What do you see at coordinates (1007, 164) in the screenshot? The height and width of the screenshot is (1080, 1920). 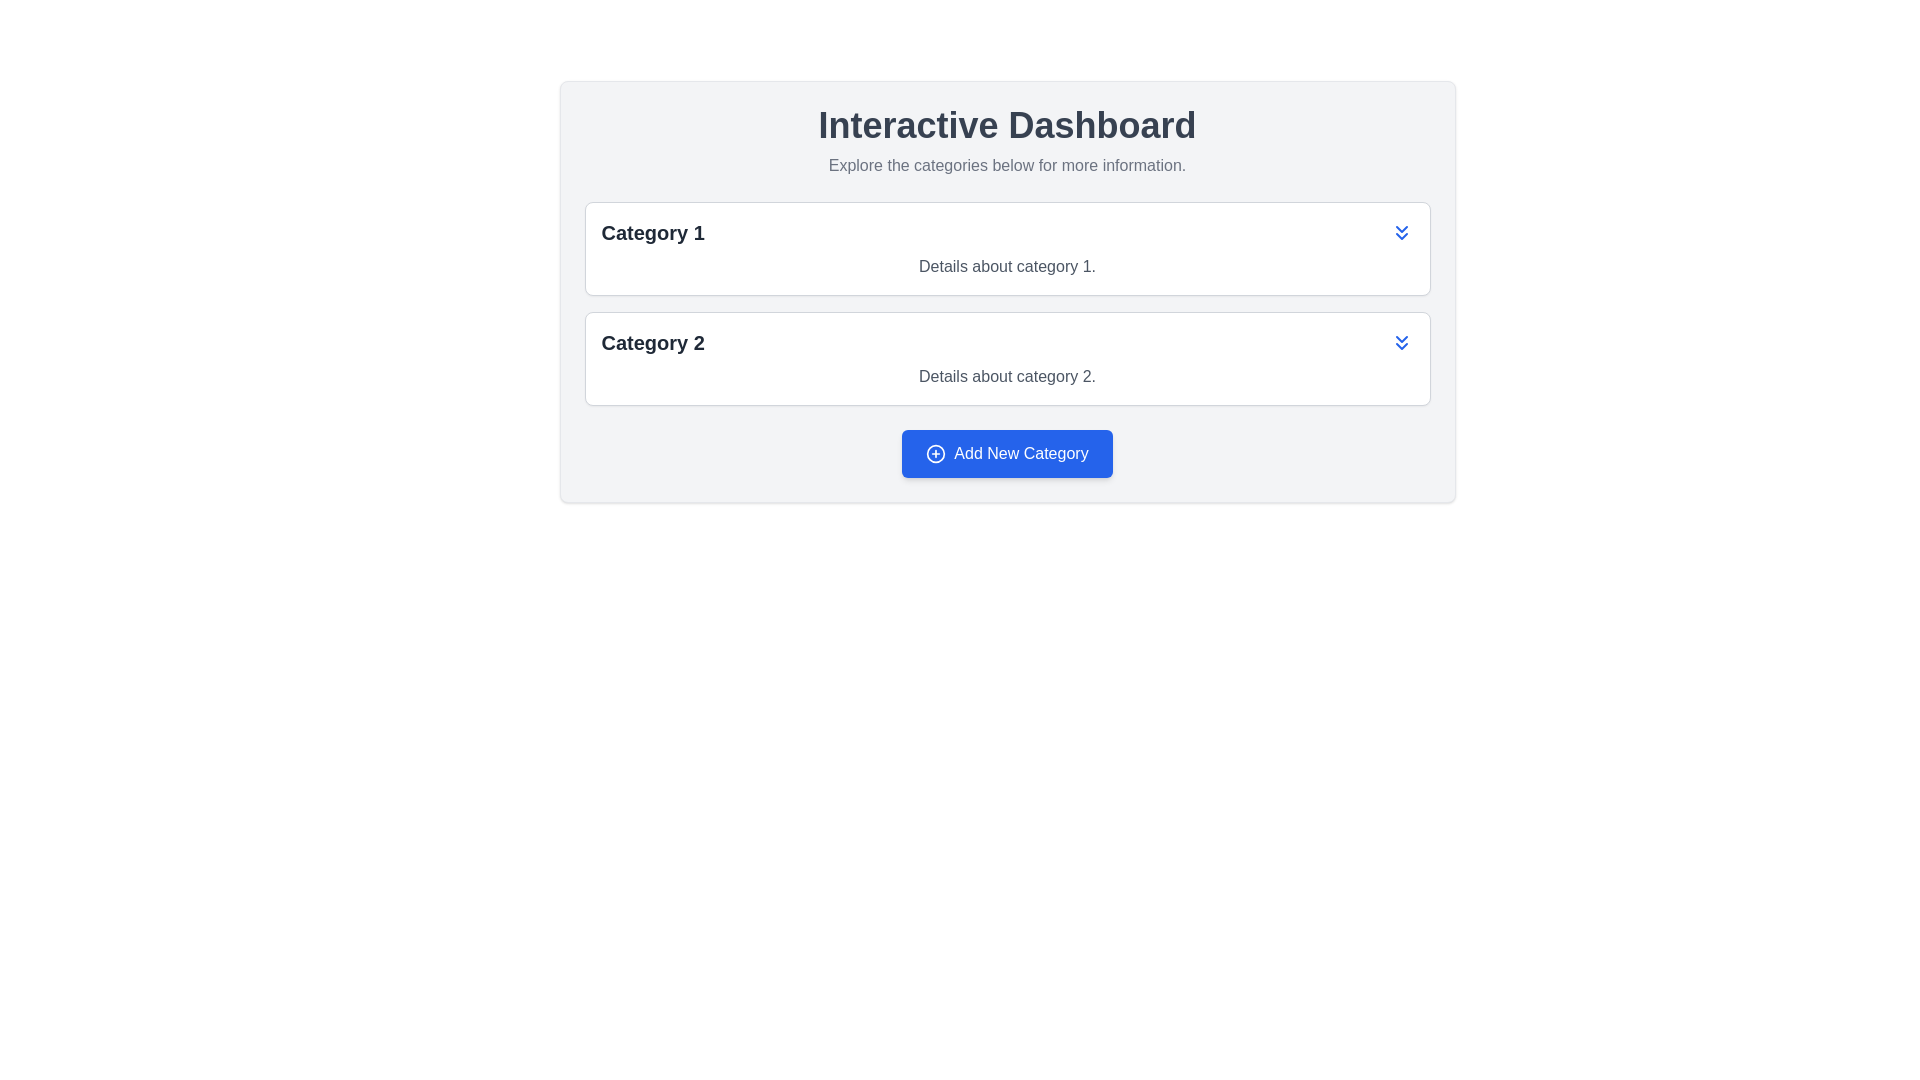 I see `the text label that reads 'Explore the categories below for more information.', which is styled in gray and positioned directly below the 'Interactive Dashboard' header` at bounding box center [1007, 164].